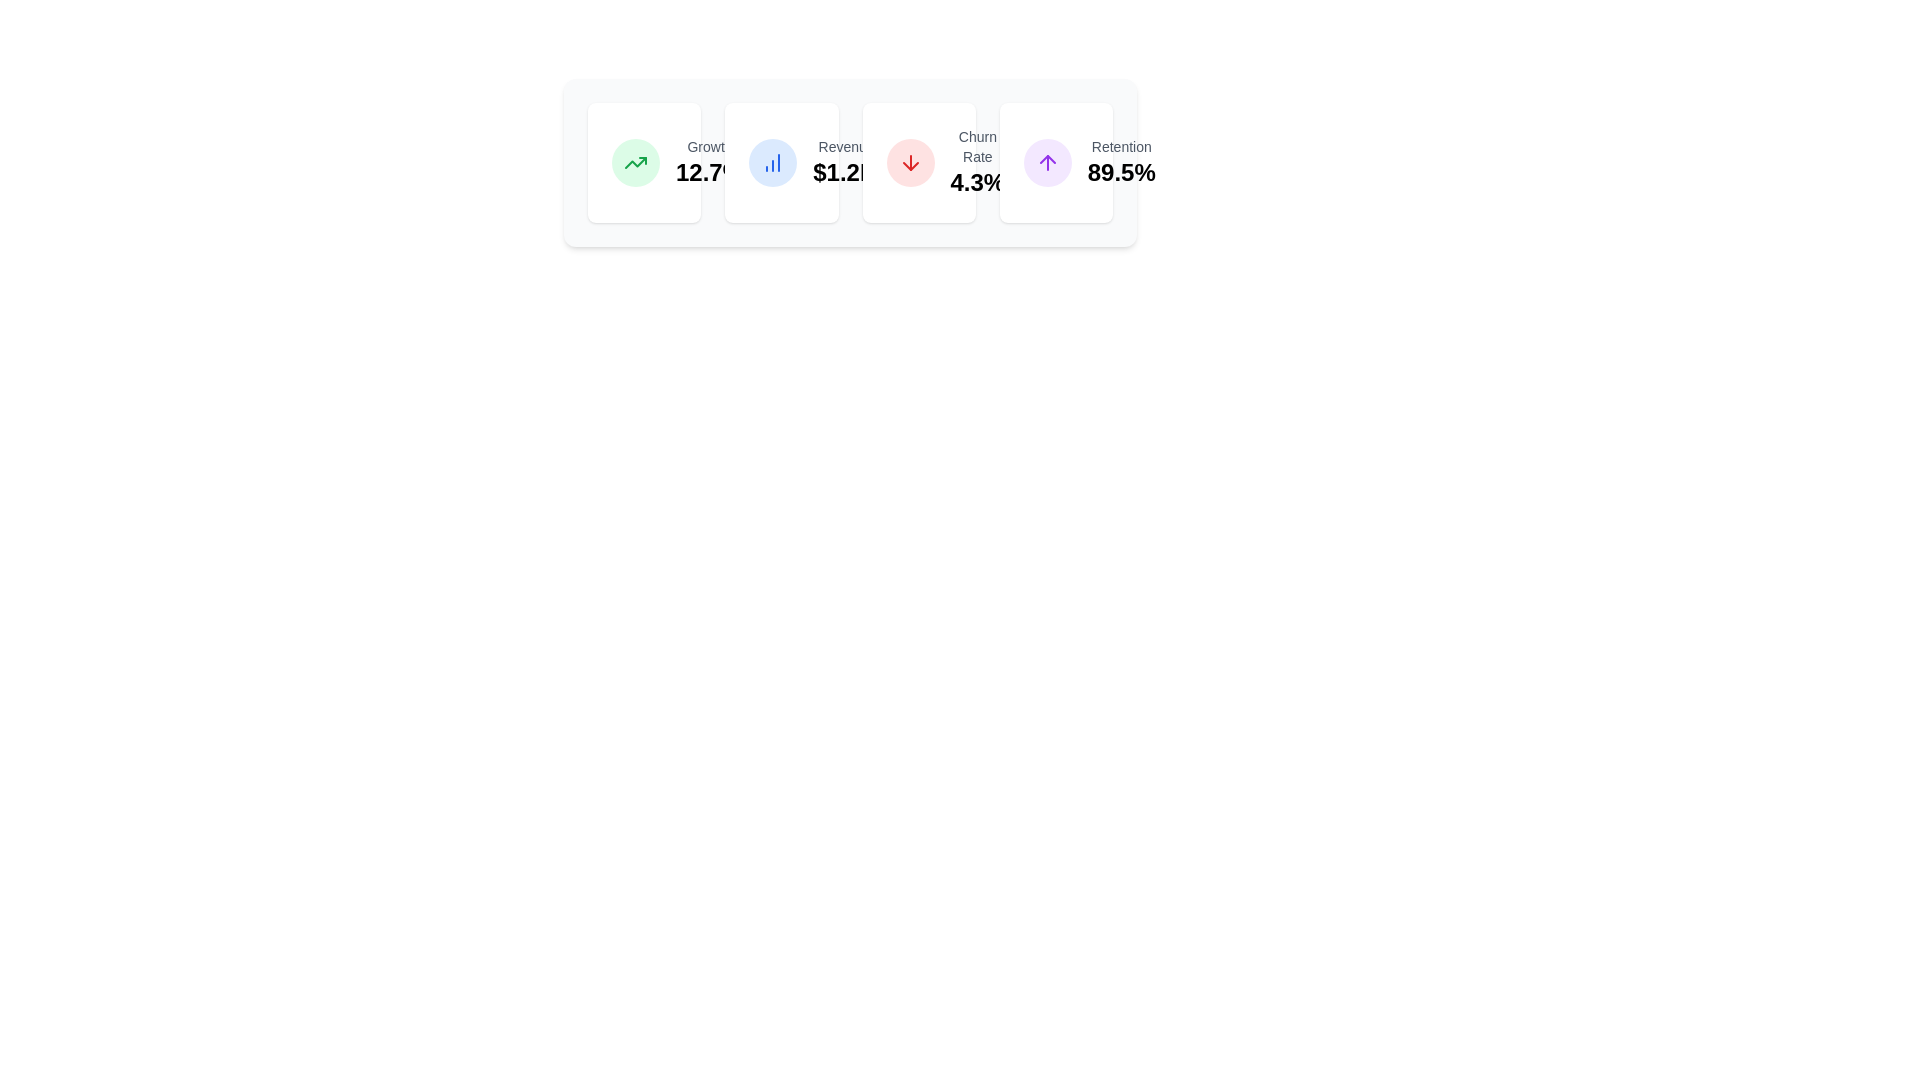 The height and width of the screenshot is (1080, 1920). Describe the element at coordinates (918, 161) in the screenshot. I see `the Informational panel displaying the 'Churn Rate' metric, which shows a value of '4.3%' and has a downward arrow indicating a decrease in churn rate` at that location.